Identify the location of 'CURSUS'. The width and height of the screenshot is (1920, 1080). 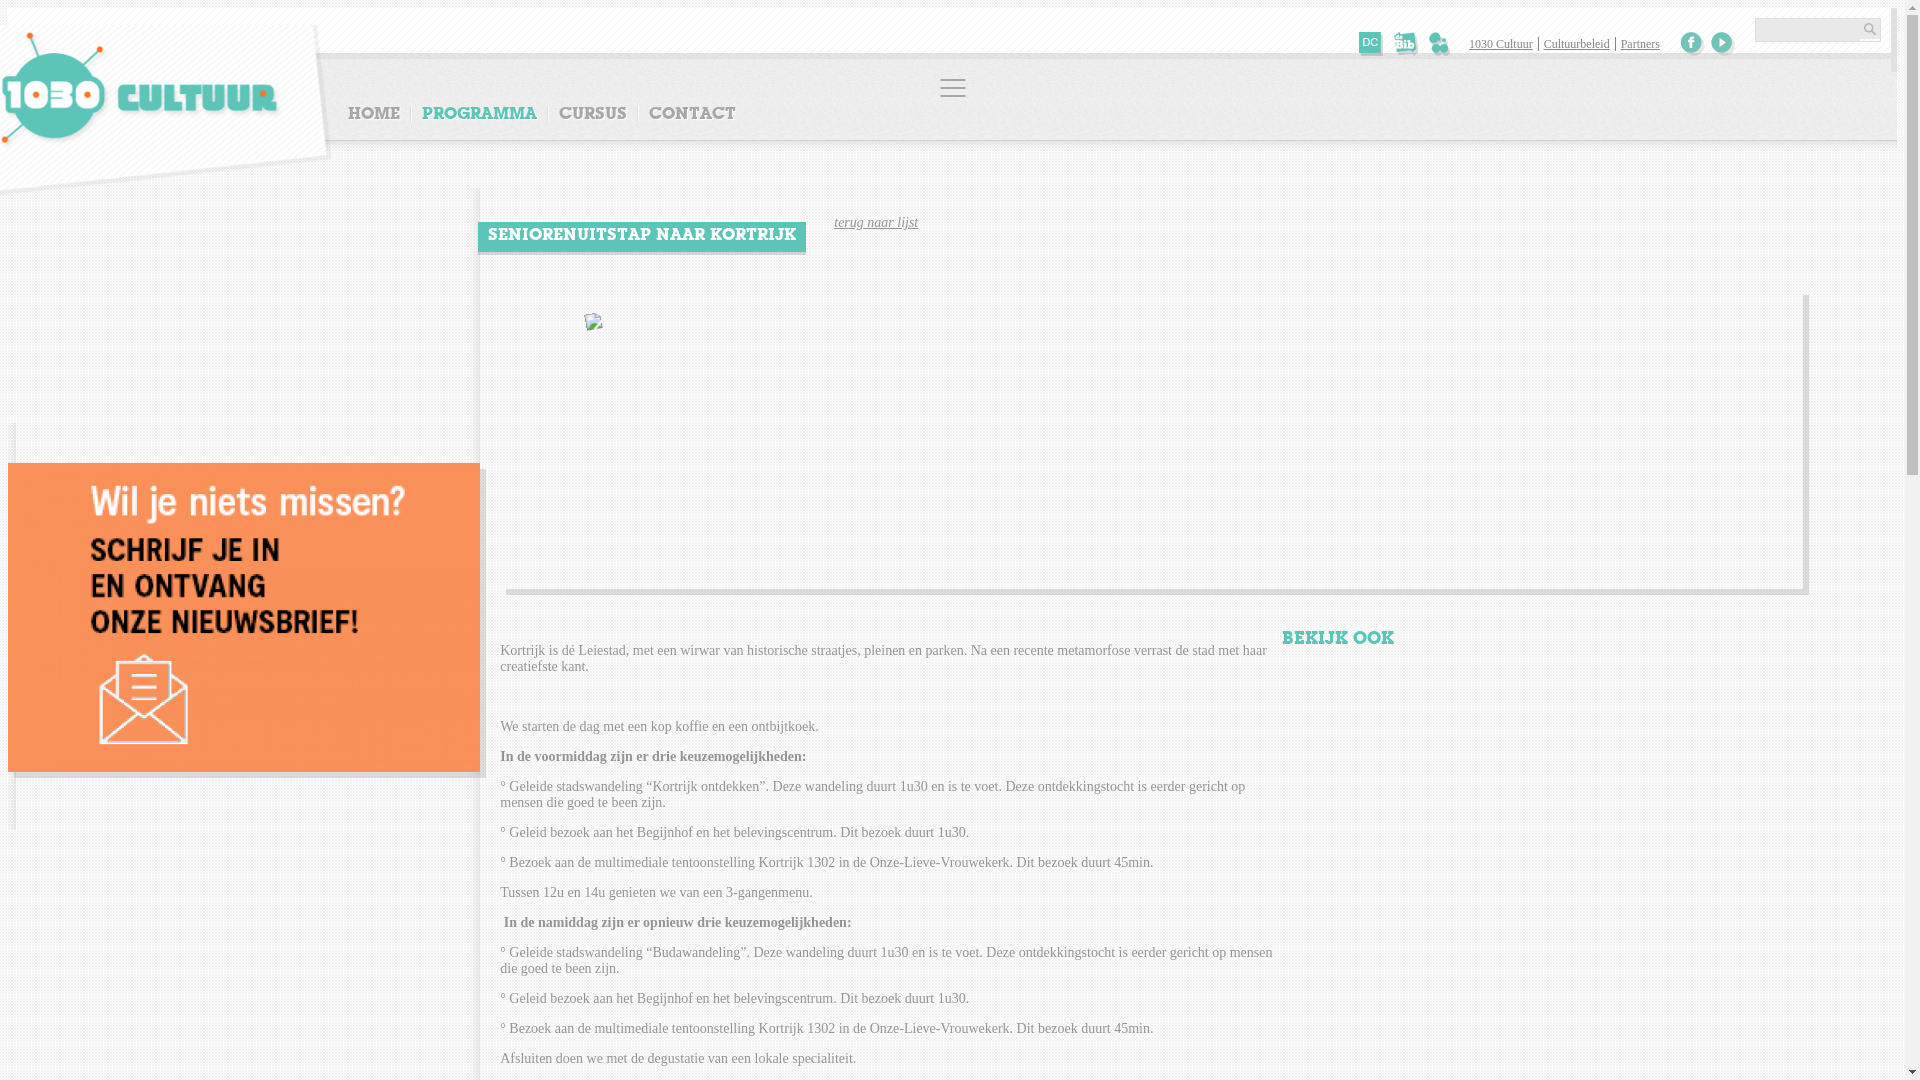
(592, 114).